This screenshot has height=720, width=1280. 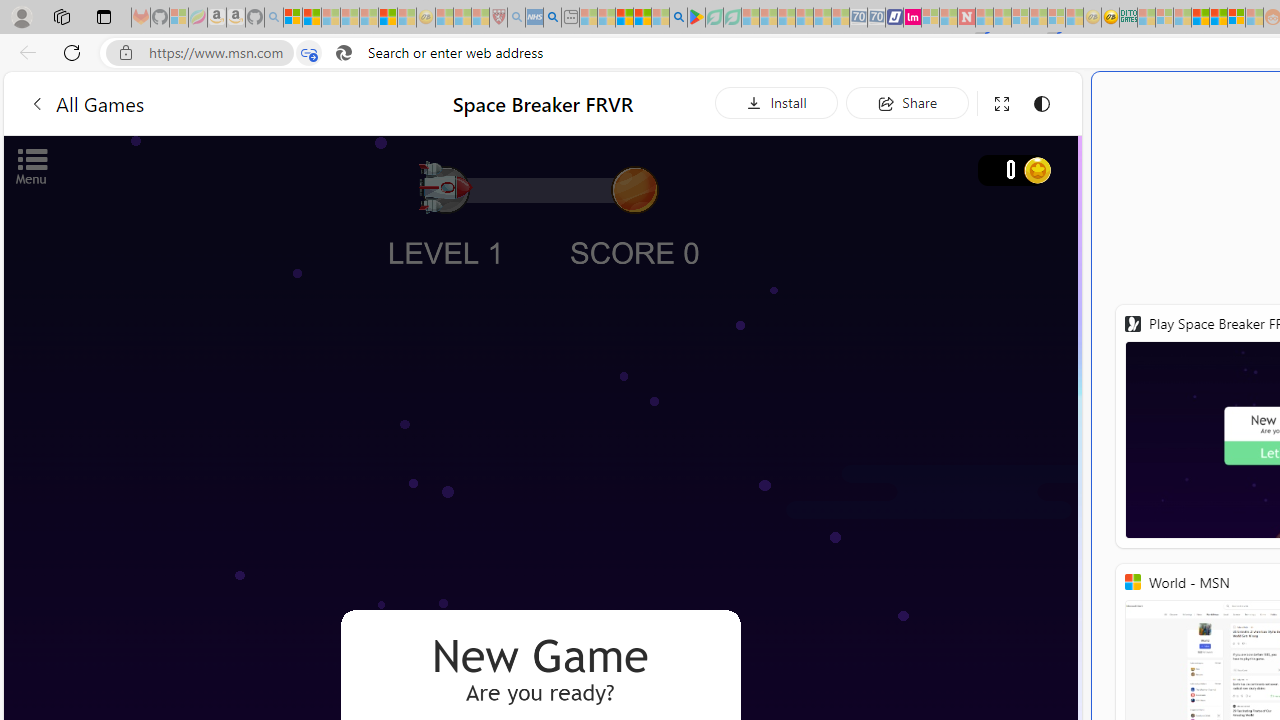 What do you see at coordinates (911, 17) in the screenshot?
I see `'Jobs - lastminute.com Investor Portal'` at bounding box center [911, 17].